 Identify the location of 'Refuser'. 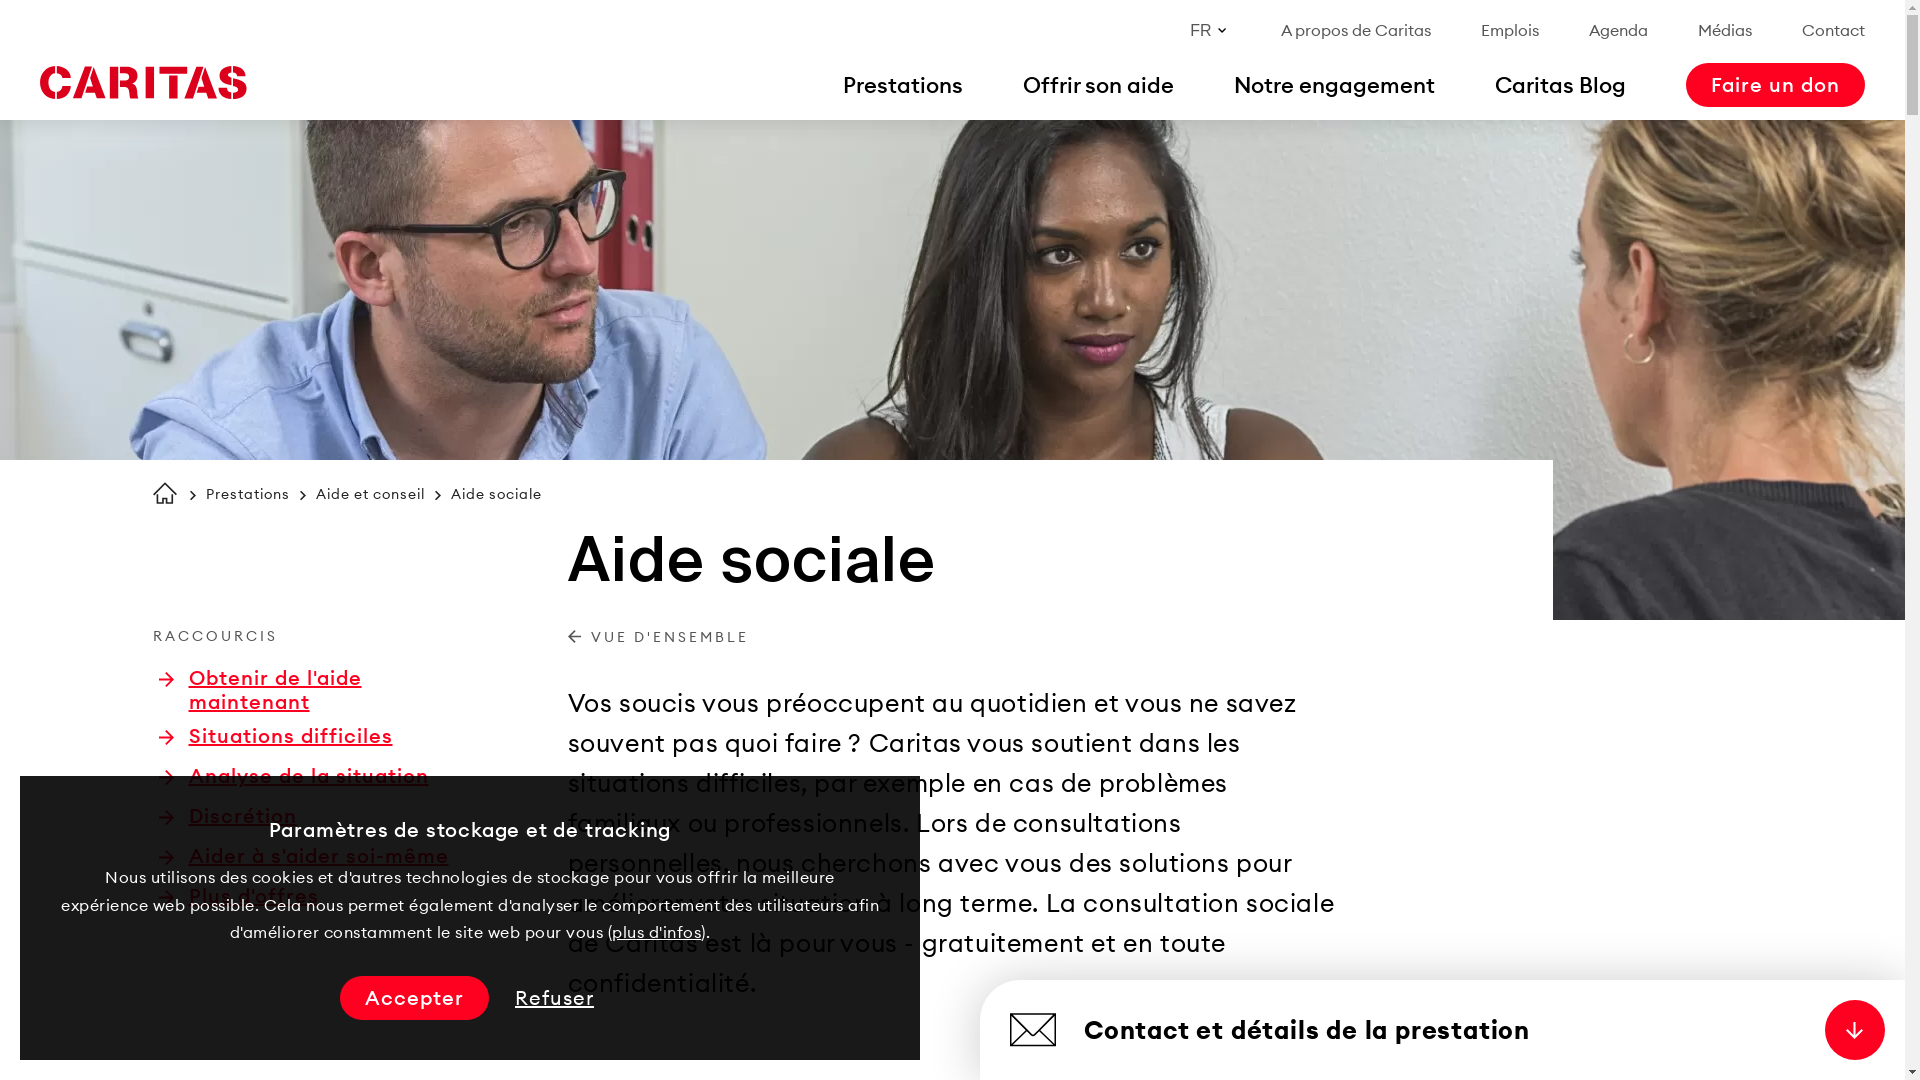
(554, 998).